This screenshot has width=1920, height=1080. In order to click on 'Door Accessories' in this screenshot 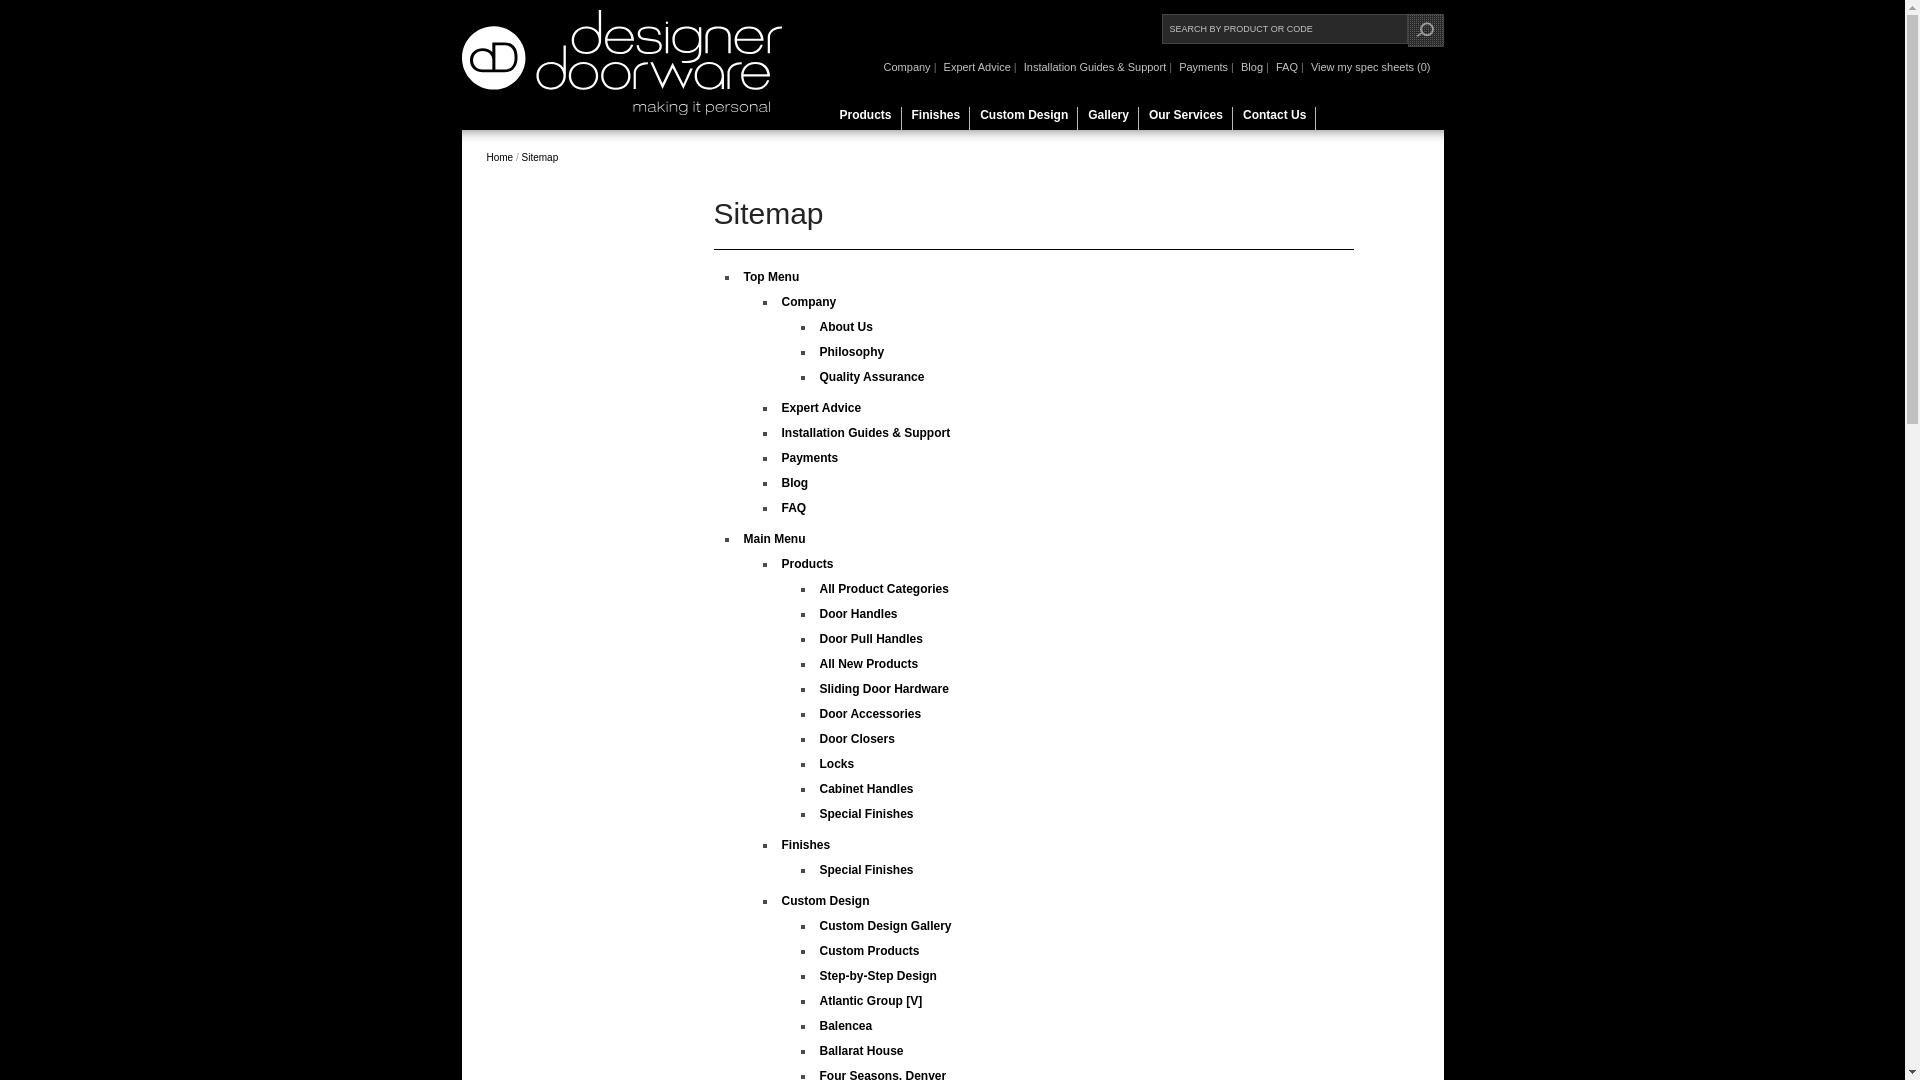, I will do `click(870, 712)`.